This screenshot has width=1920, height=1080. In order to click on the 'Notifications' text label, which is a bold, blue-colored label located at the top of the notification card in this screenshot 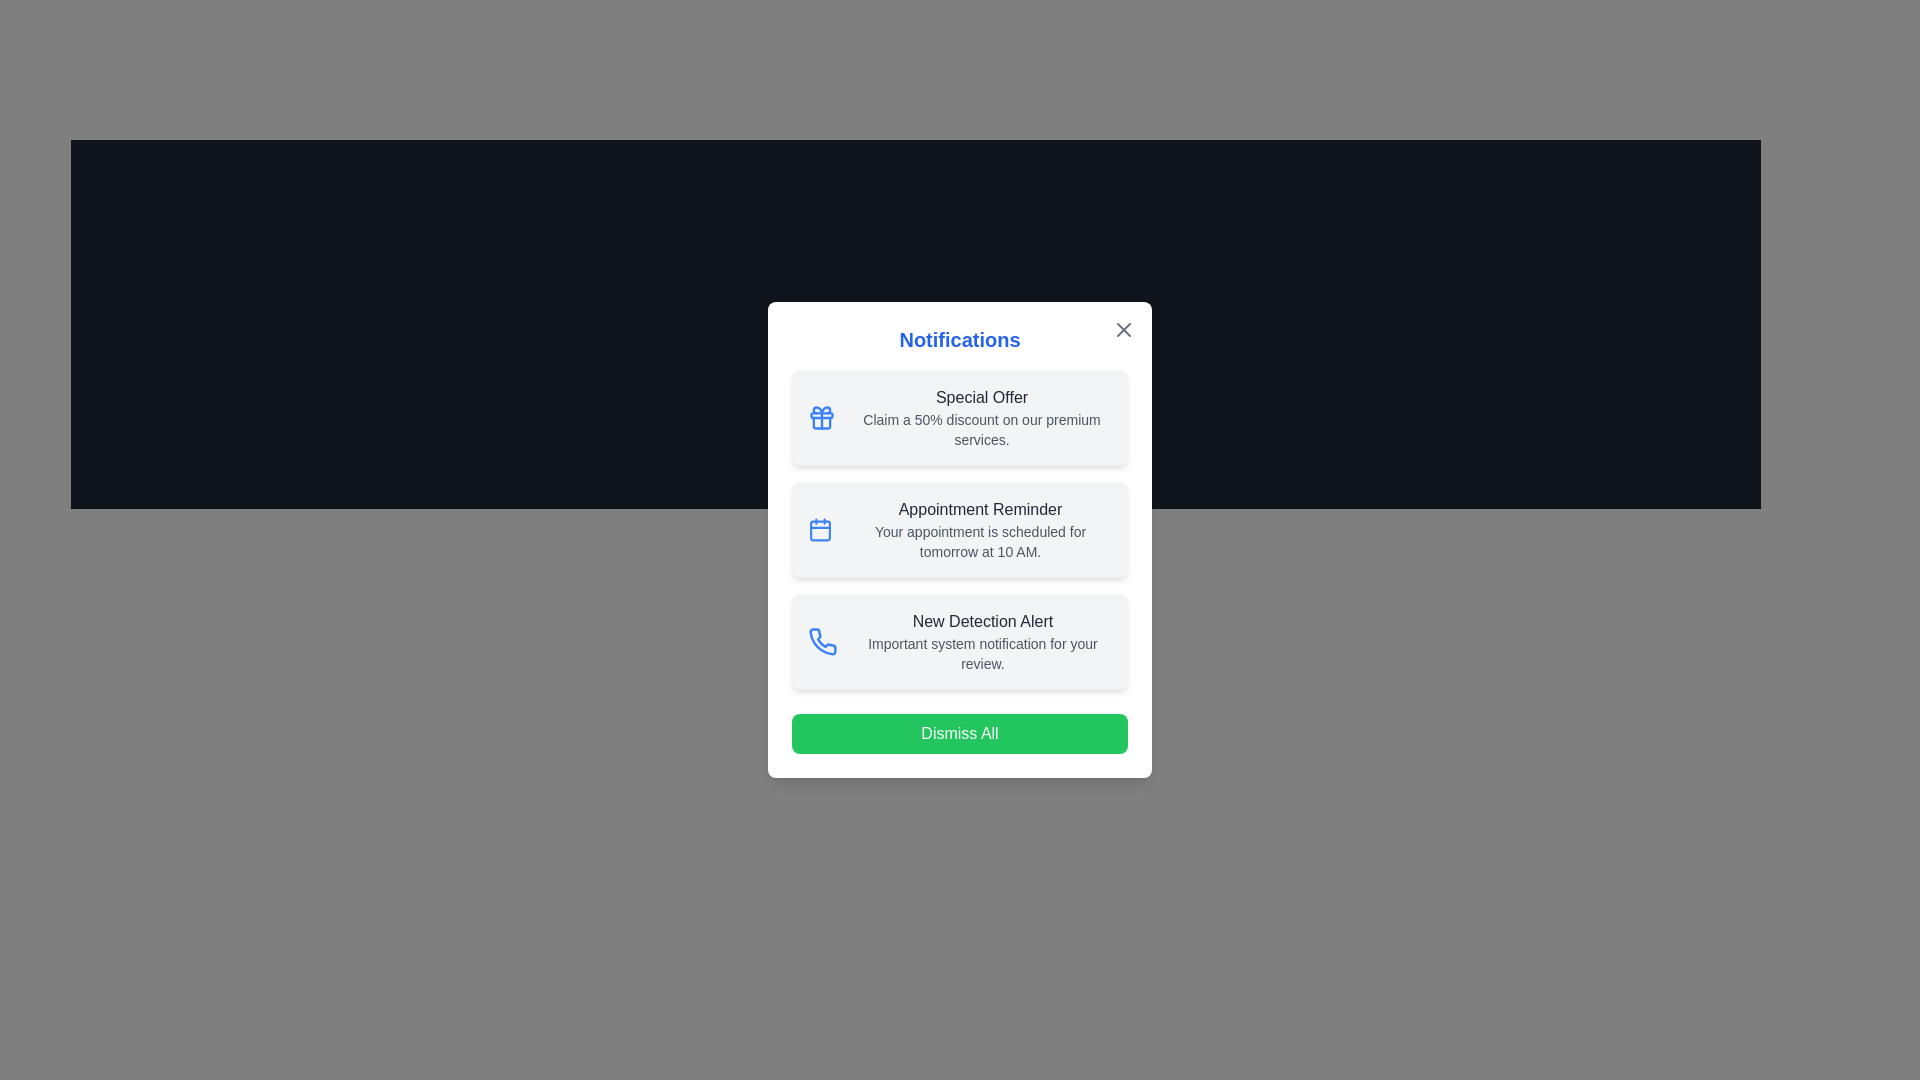, I will do `click(960, 338)`.